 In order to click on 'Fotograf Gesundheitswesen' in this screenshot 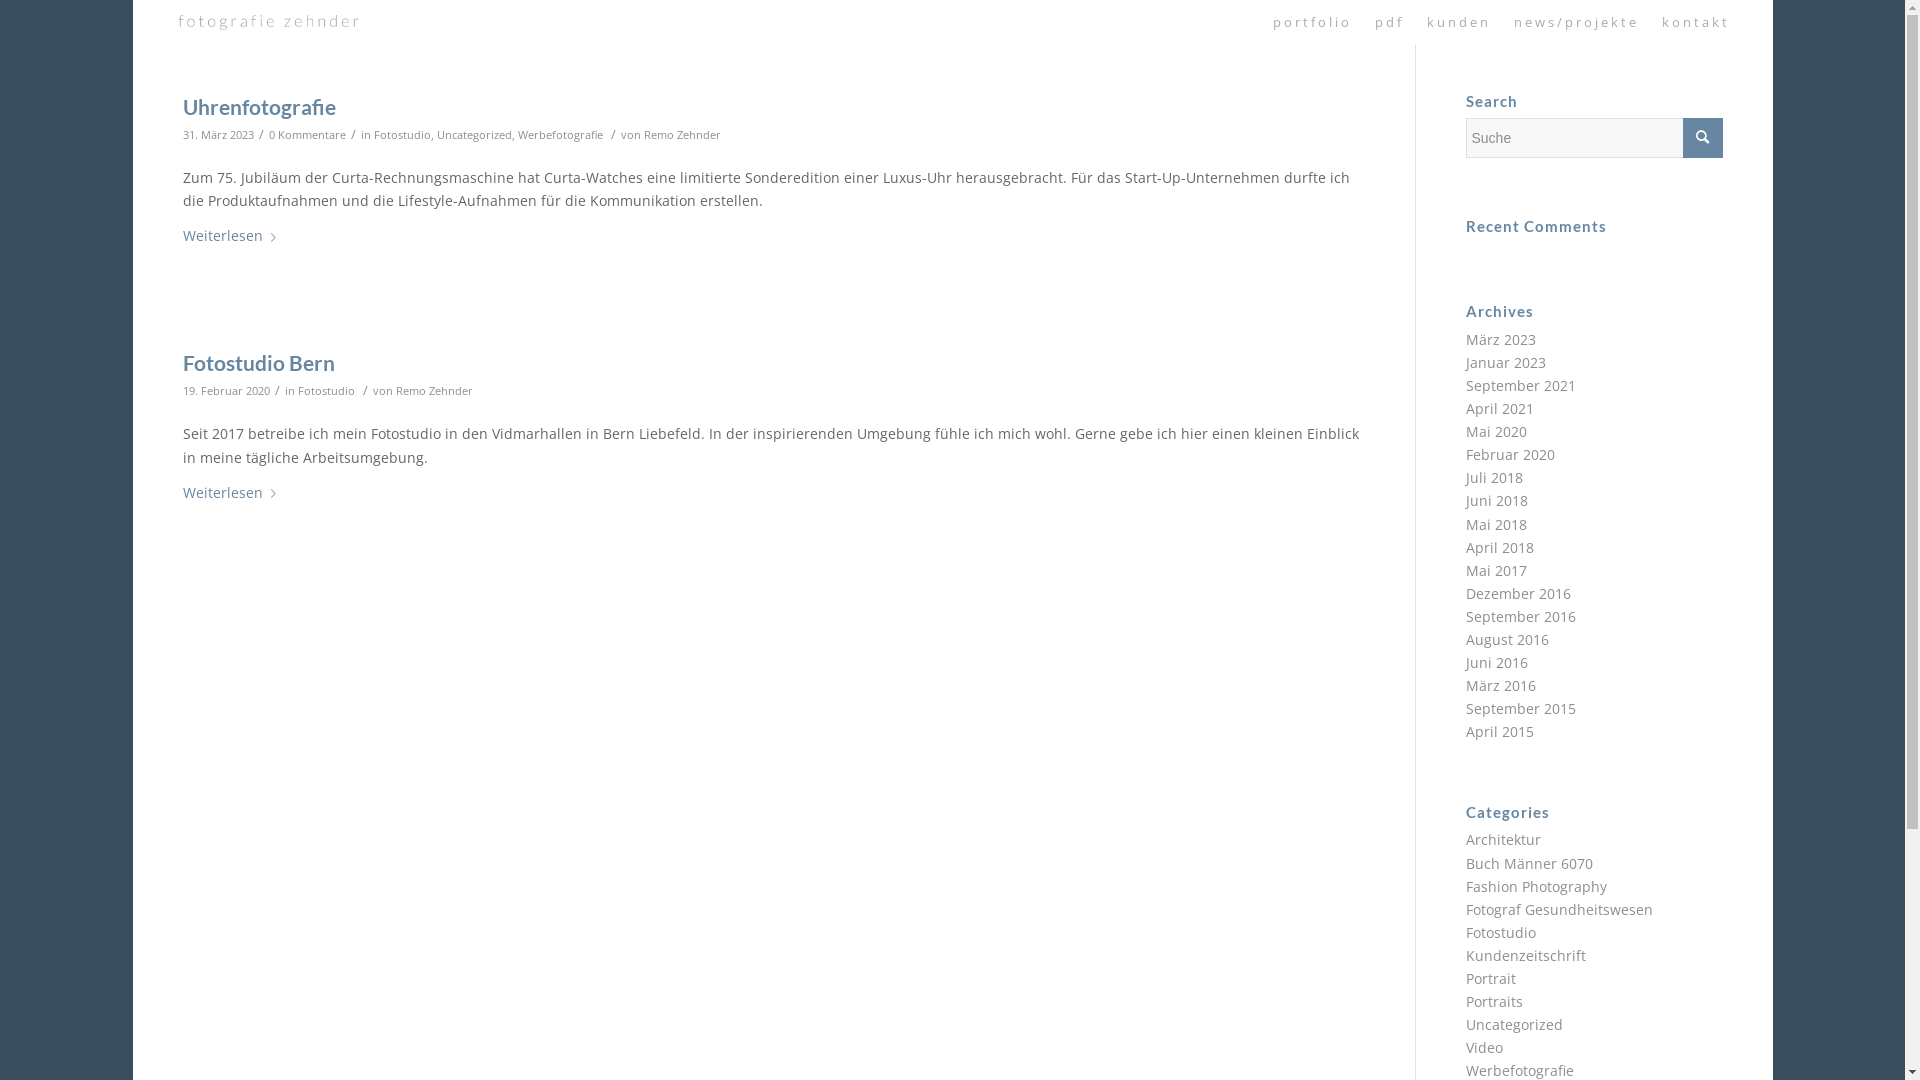, I will do `click(1558, 909)`.